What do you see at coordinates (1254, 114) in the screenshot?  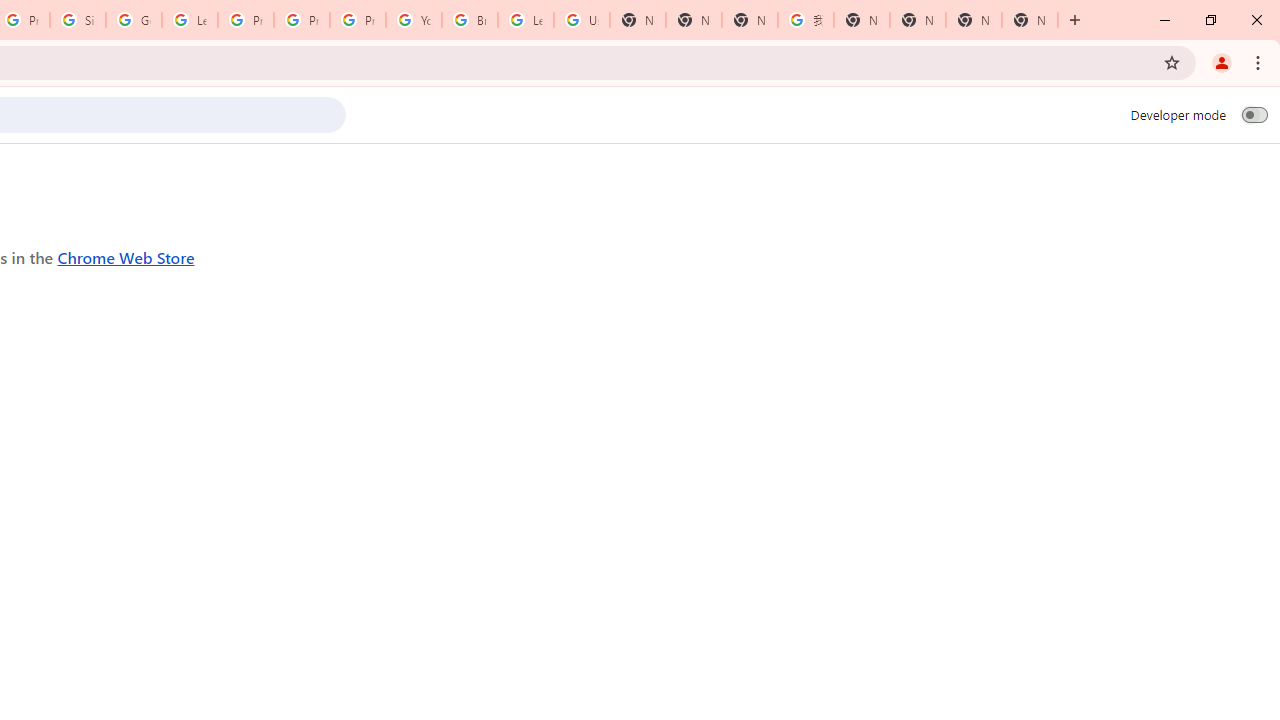 I see `'Developer mode'` at bounding box center [1254, 114].